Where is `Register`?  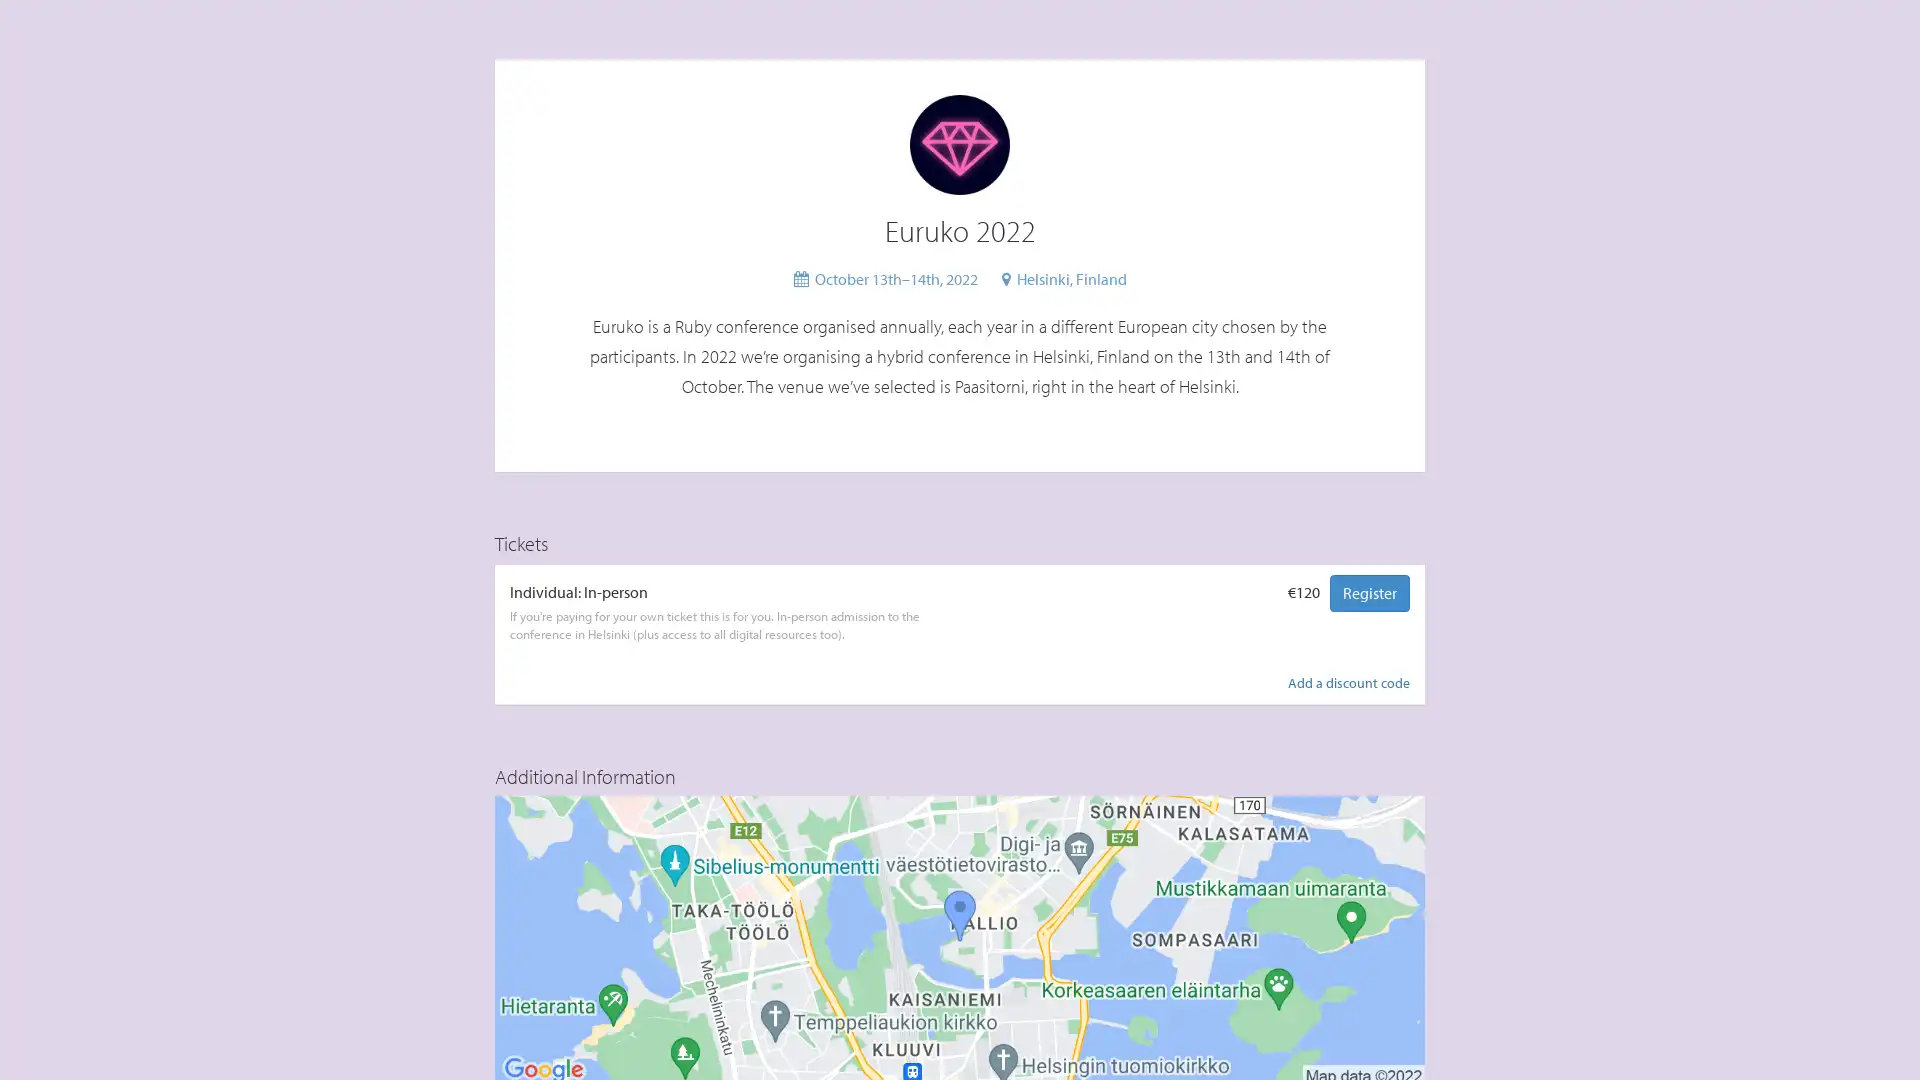 Register is located at coordinates (1368, 591).